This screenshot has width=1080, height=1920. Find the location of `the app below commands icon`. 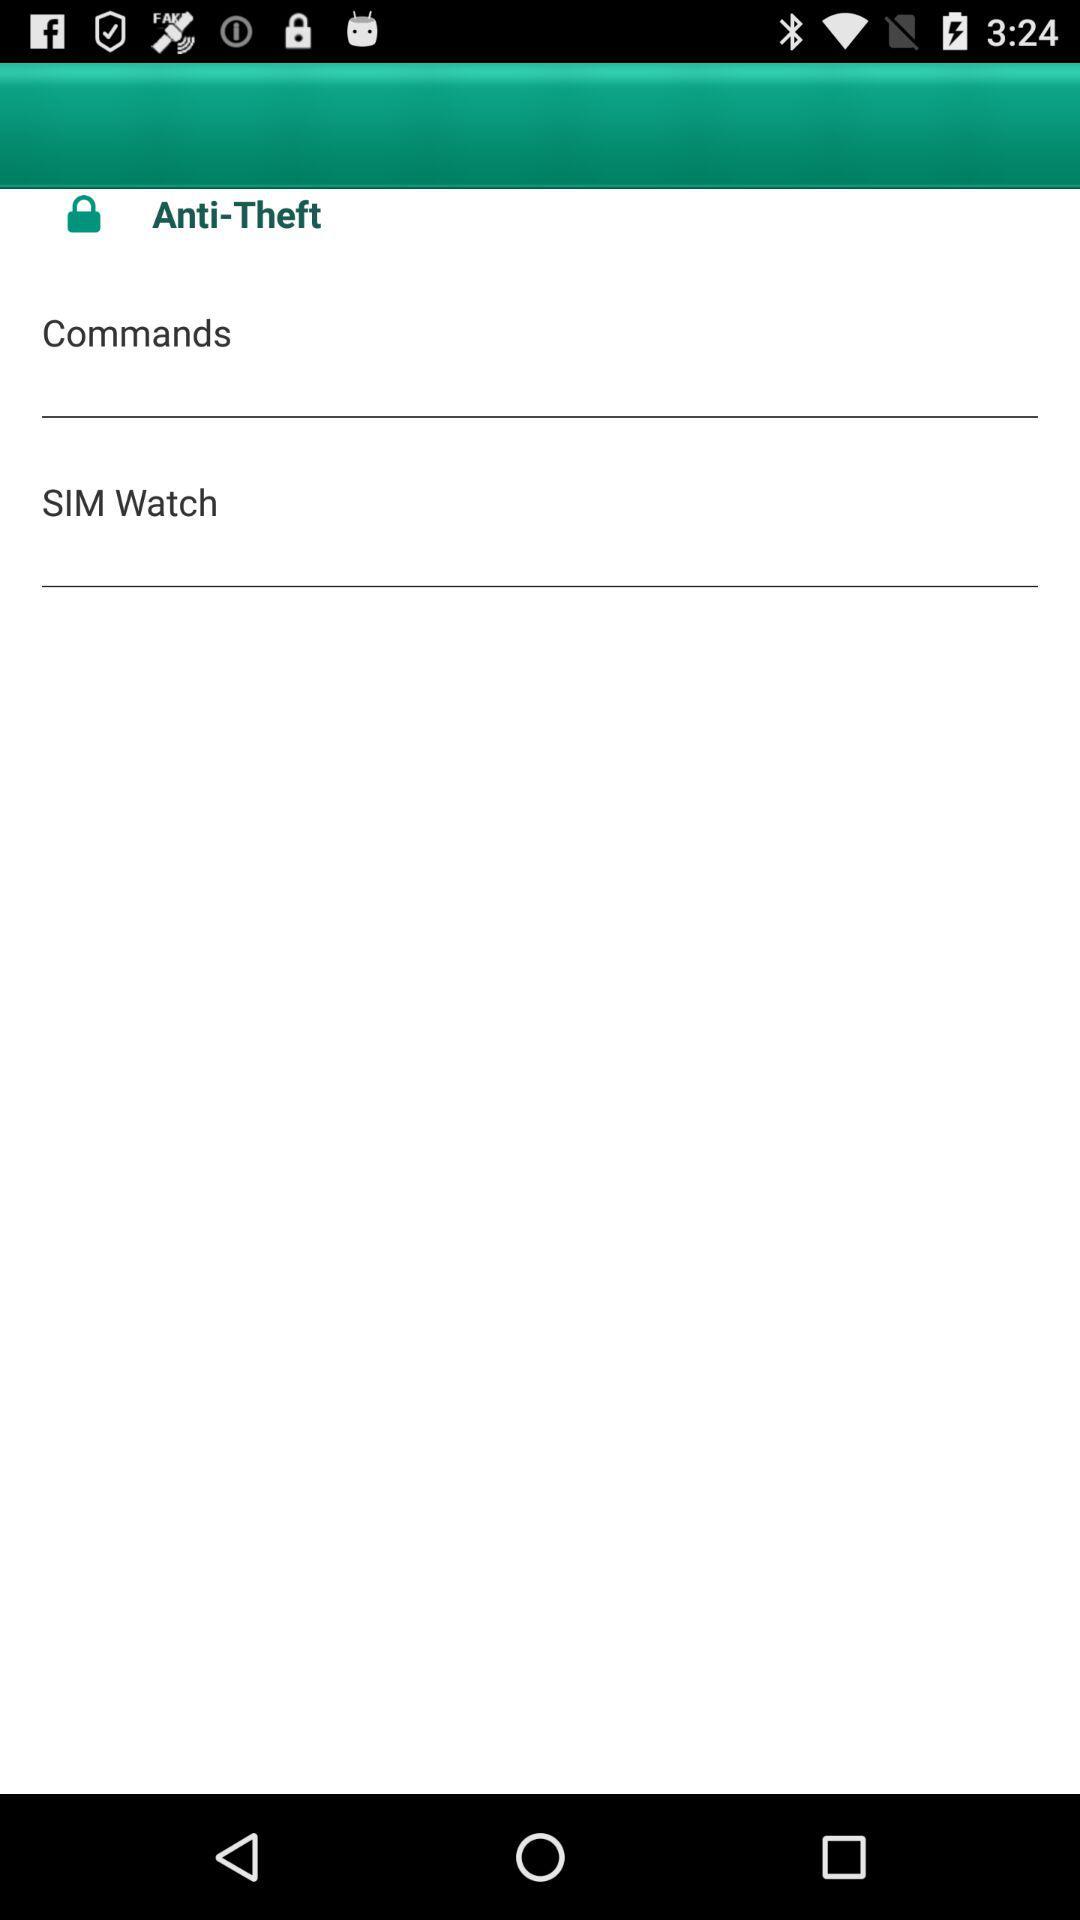

the app below commands icon is located at coordinates (130, 501).